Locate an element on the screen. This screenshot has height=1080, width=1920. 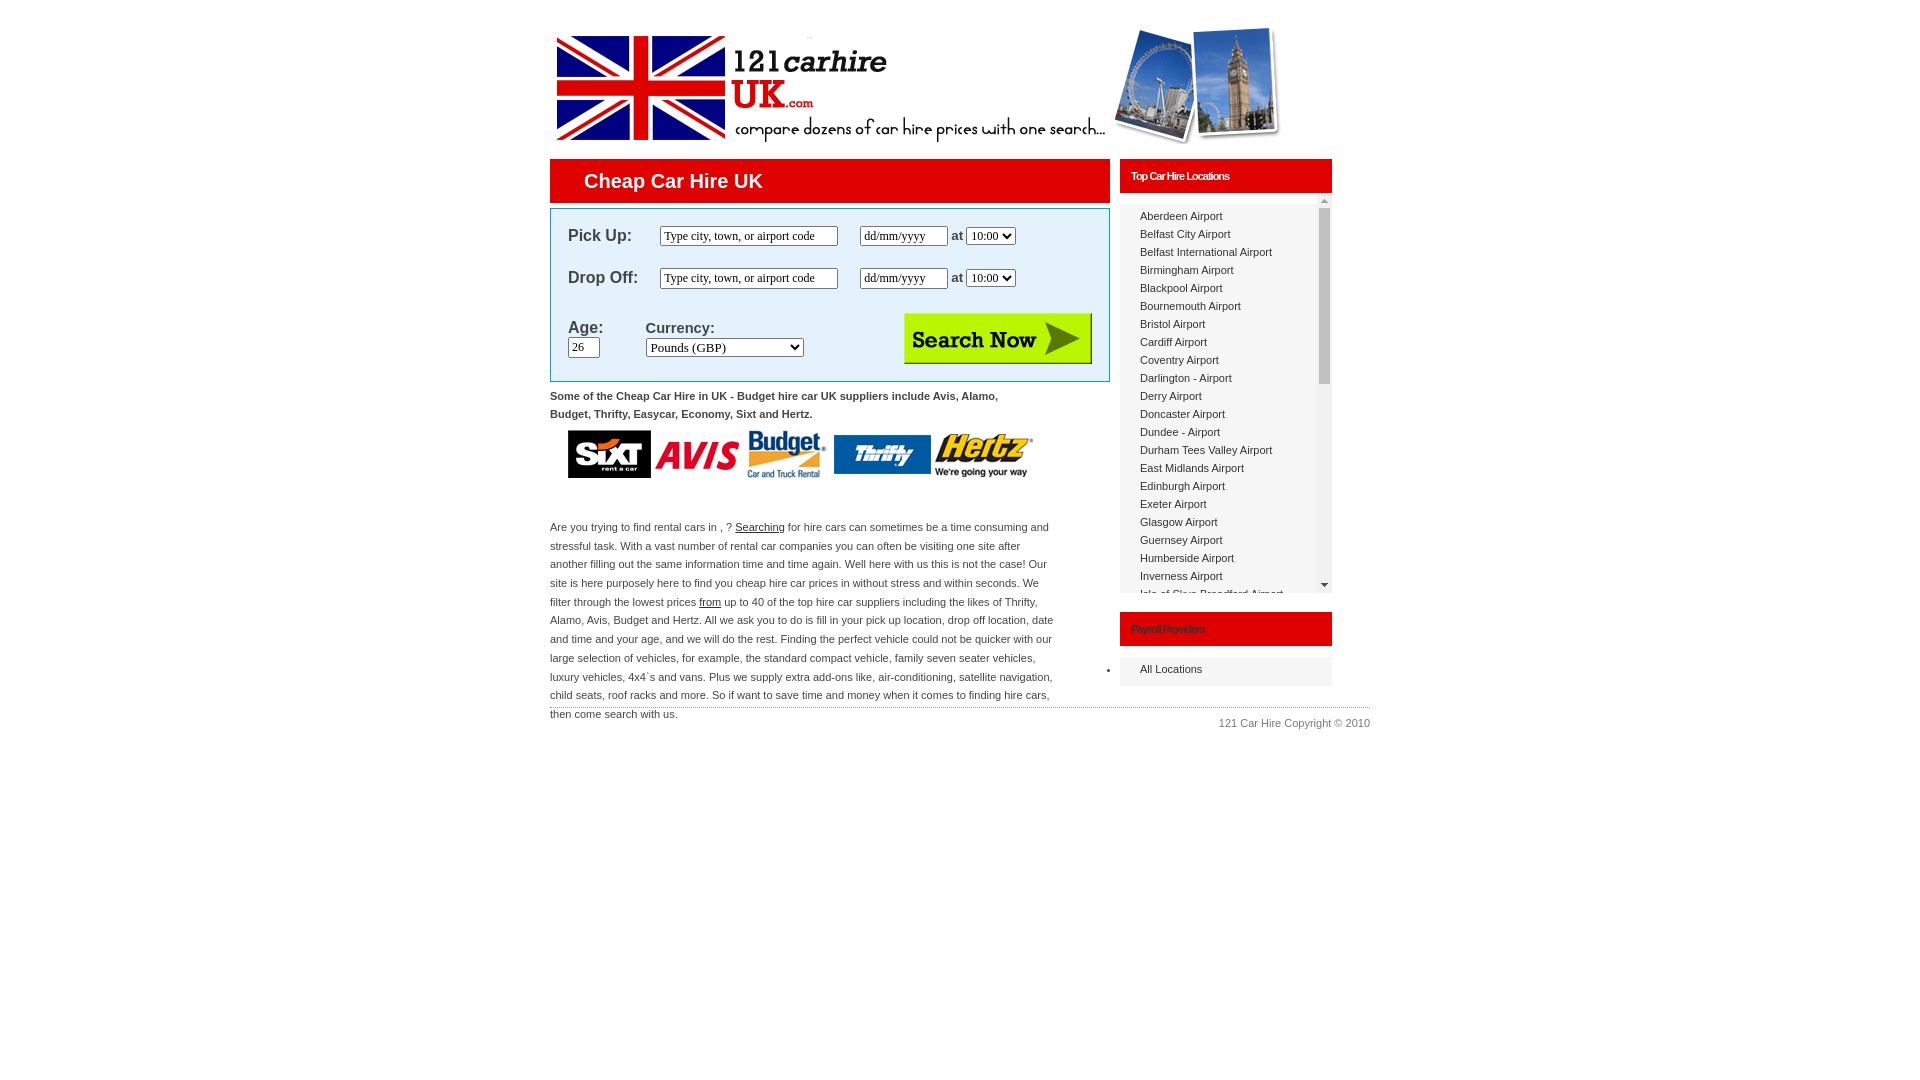
'Bournemouth Airport' is located at coordinates (1140, 305).